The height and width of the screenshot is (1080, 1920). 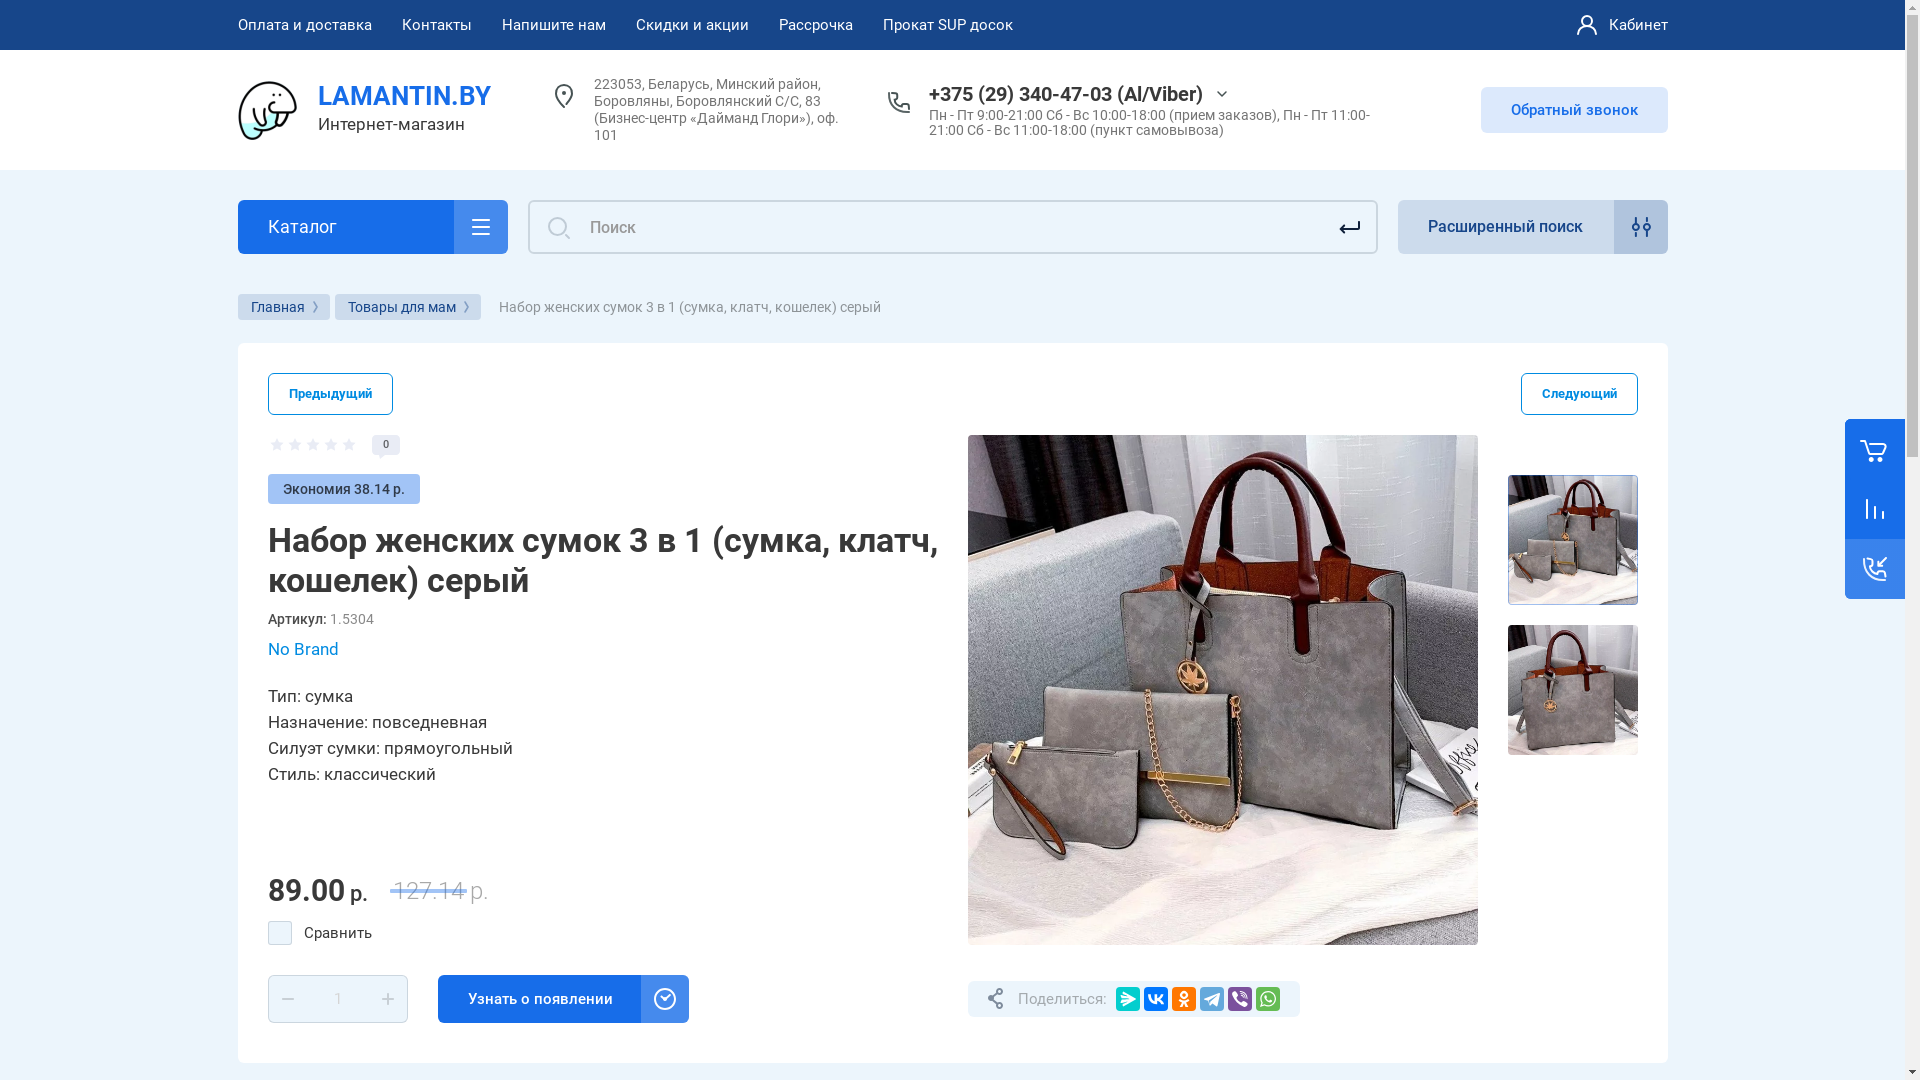 I want to click on '+', so click(x=388, y=999).